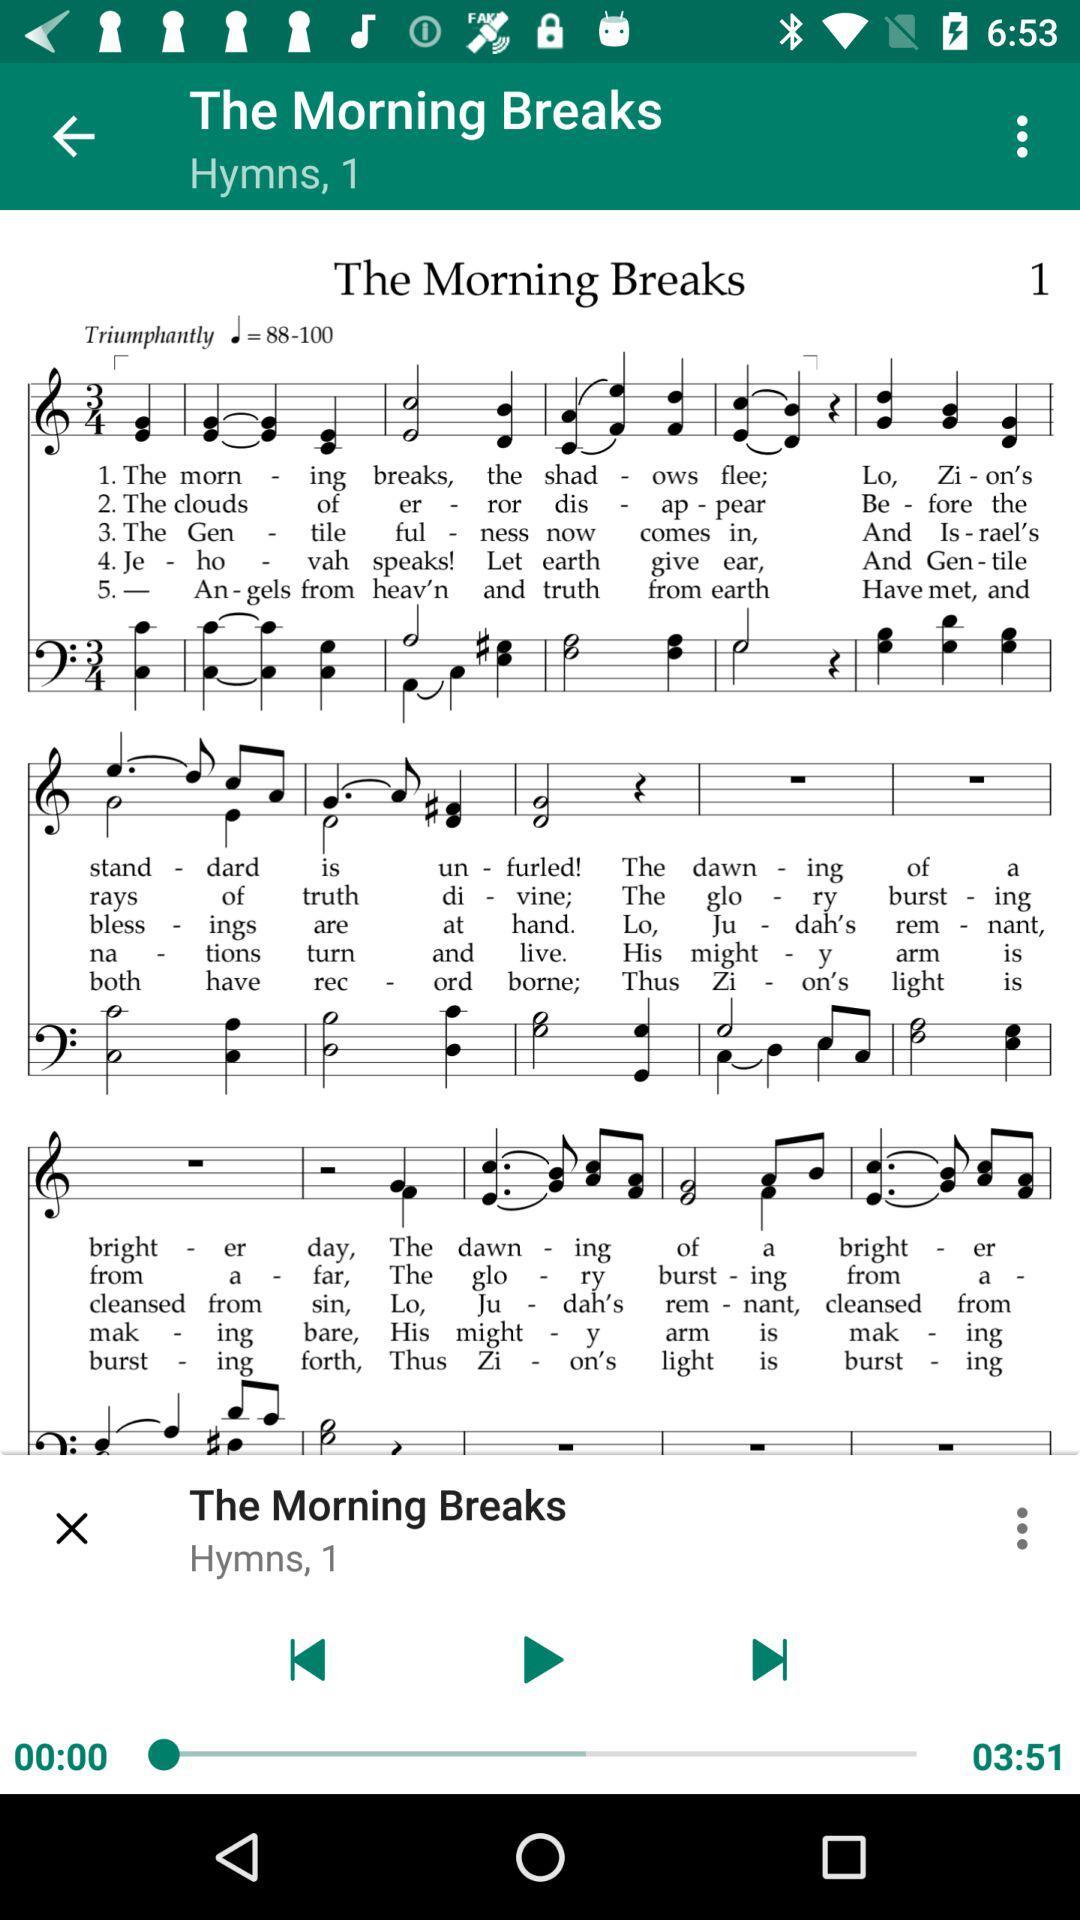 The height and width of the screenshot is (1920, 1080). What do you see at coordinates (72, 1527) in the screenshot?
I see `exit this song` at bounding box center [72, 1527].